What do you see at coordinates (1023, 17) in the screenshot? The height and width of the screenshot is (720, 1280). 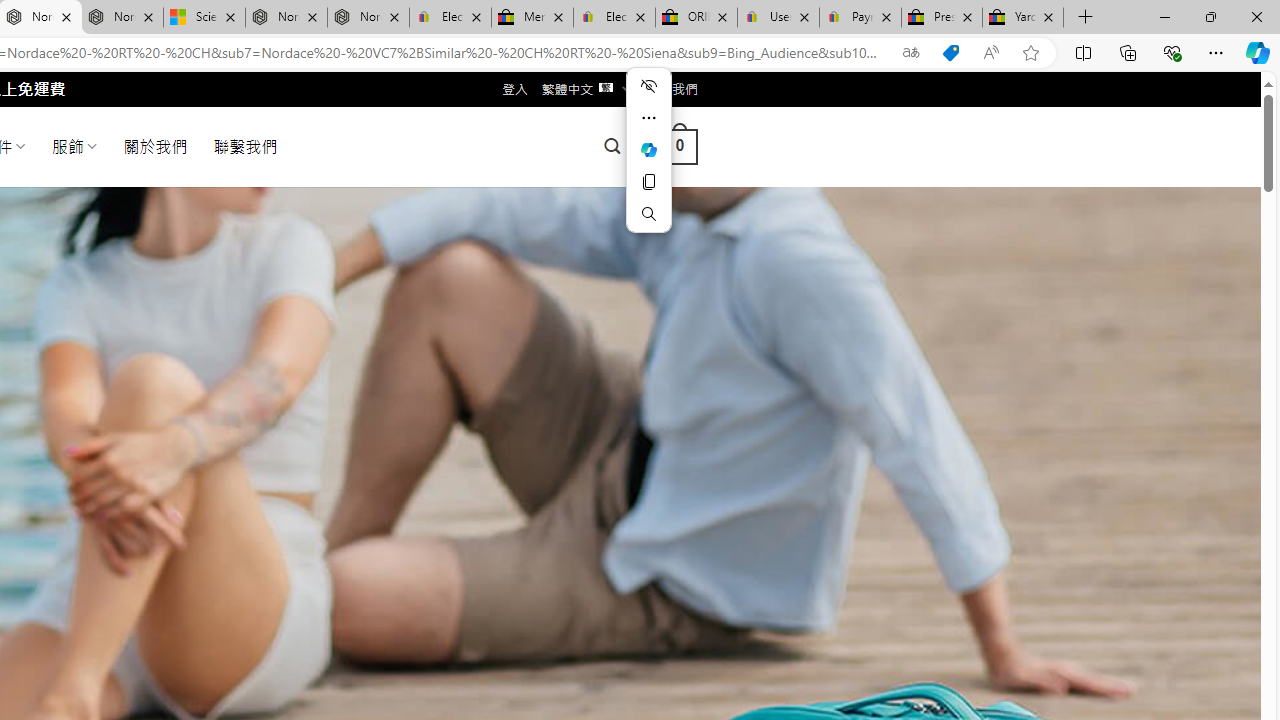 I see `'Yard, Garden & Outdoor Living'` at bounding box center [1023, 17].